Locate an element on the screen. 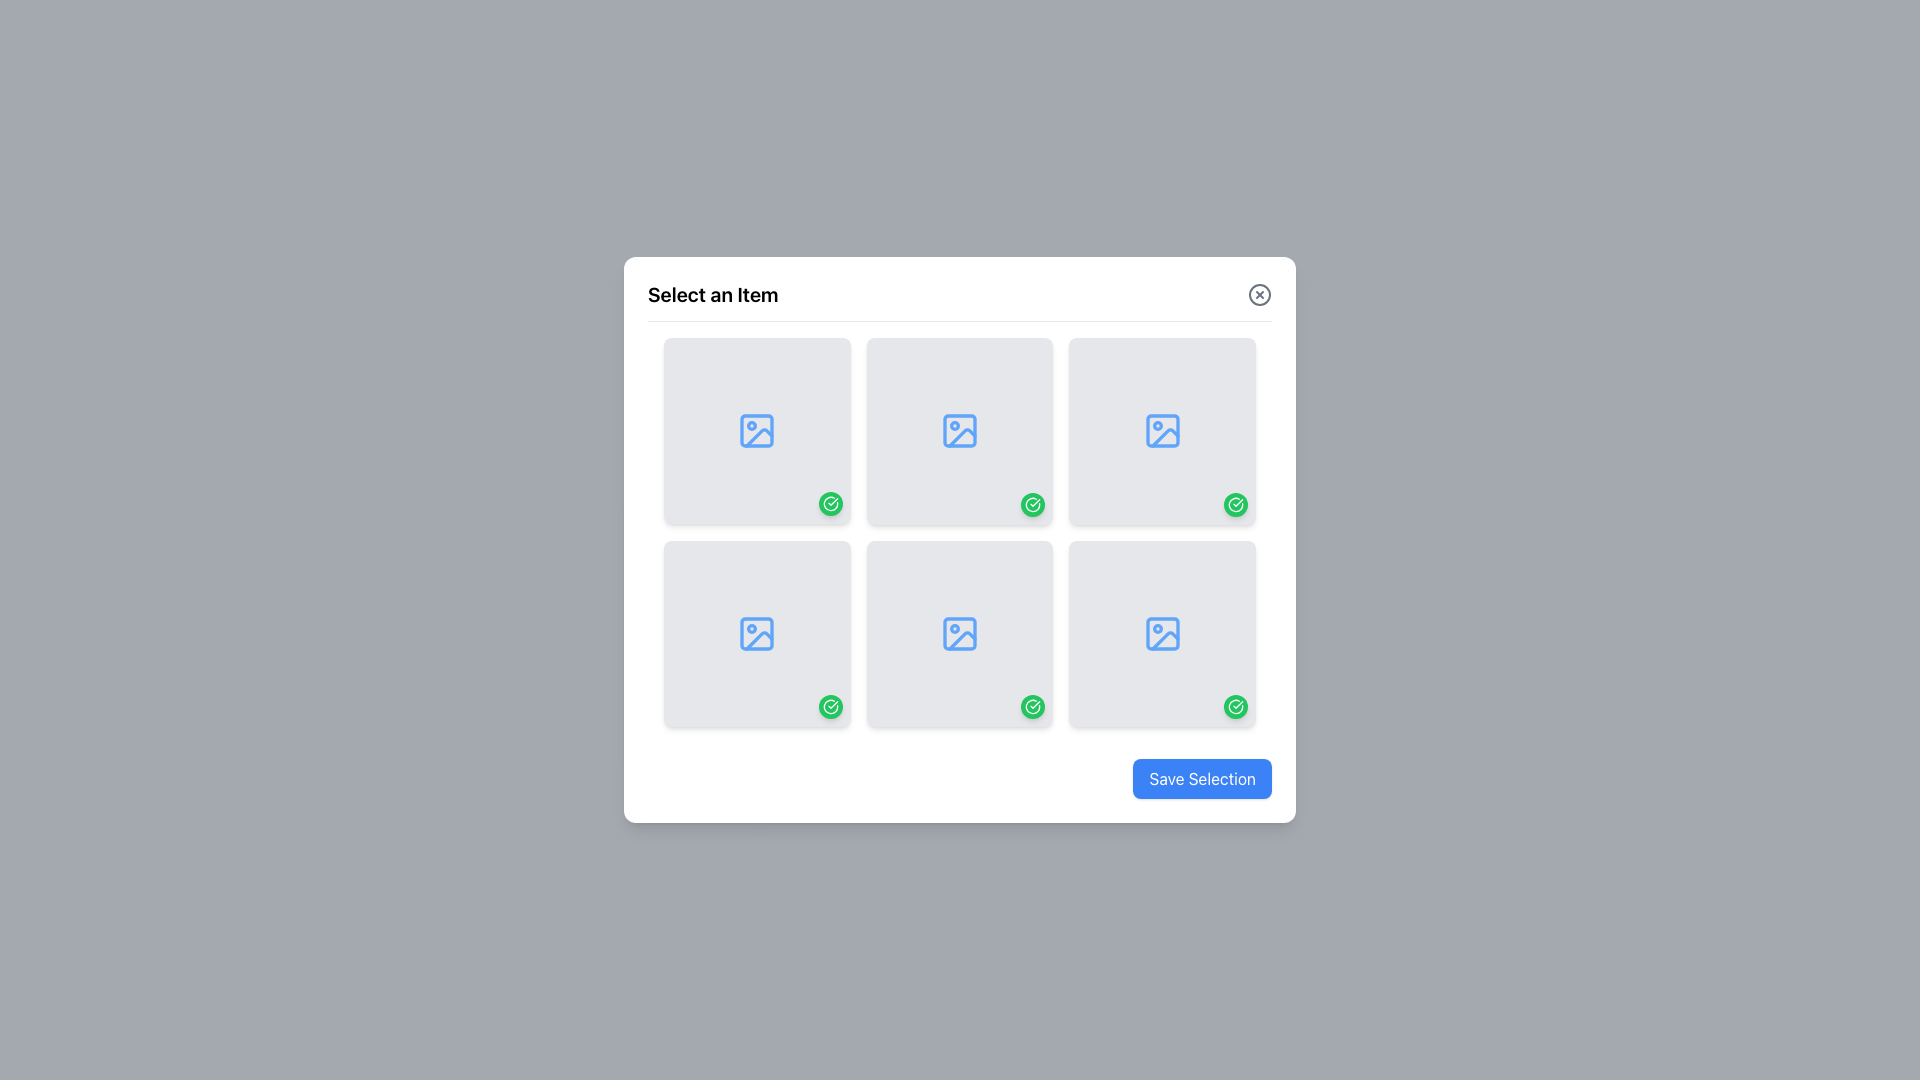 The width and height of the screenshot is (1920, 1080). the checkmark icon indicating the selection state of the sixth image placeholder located in the bottom-right corner of the placeholder is located at coordinates (1033, 706).